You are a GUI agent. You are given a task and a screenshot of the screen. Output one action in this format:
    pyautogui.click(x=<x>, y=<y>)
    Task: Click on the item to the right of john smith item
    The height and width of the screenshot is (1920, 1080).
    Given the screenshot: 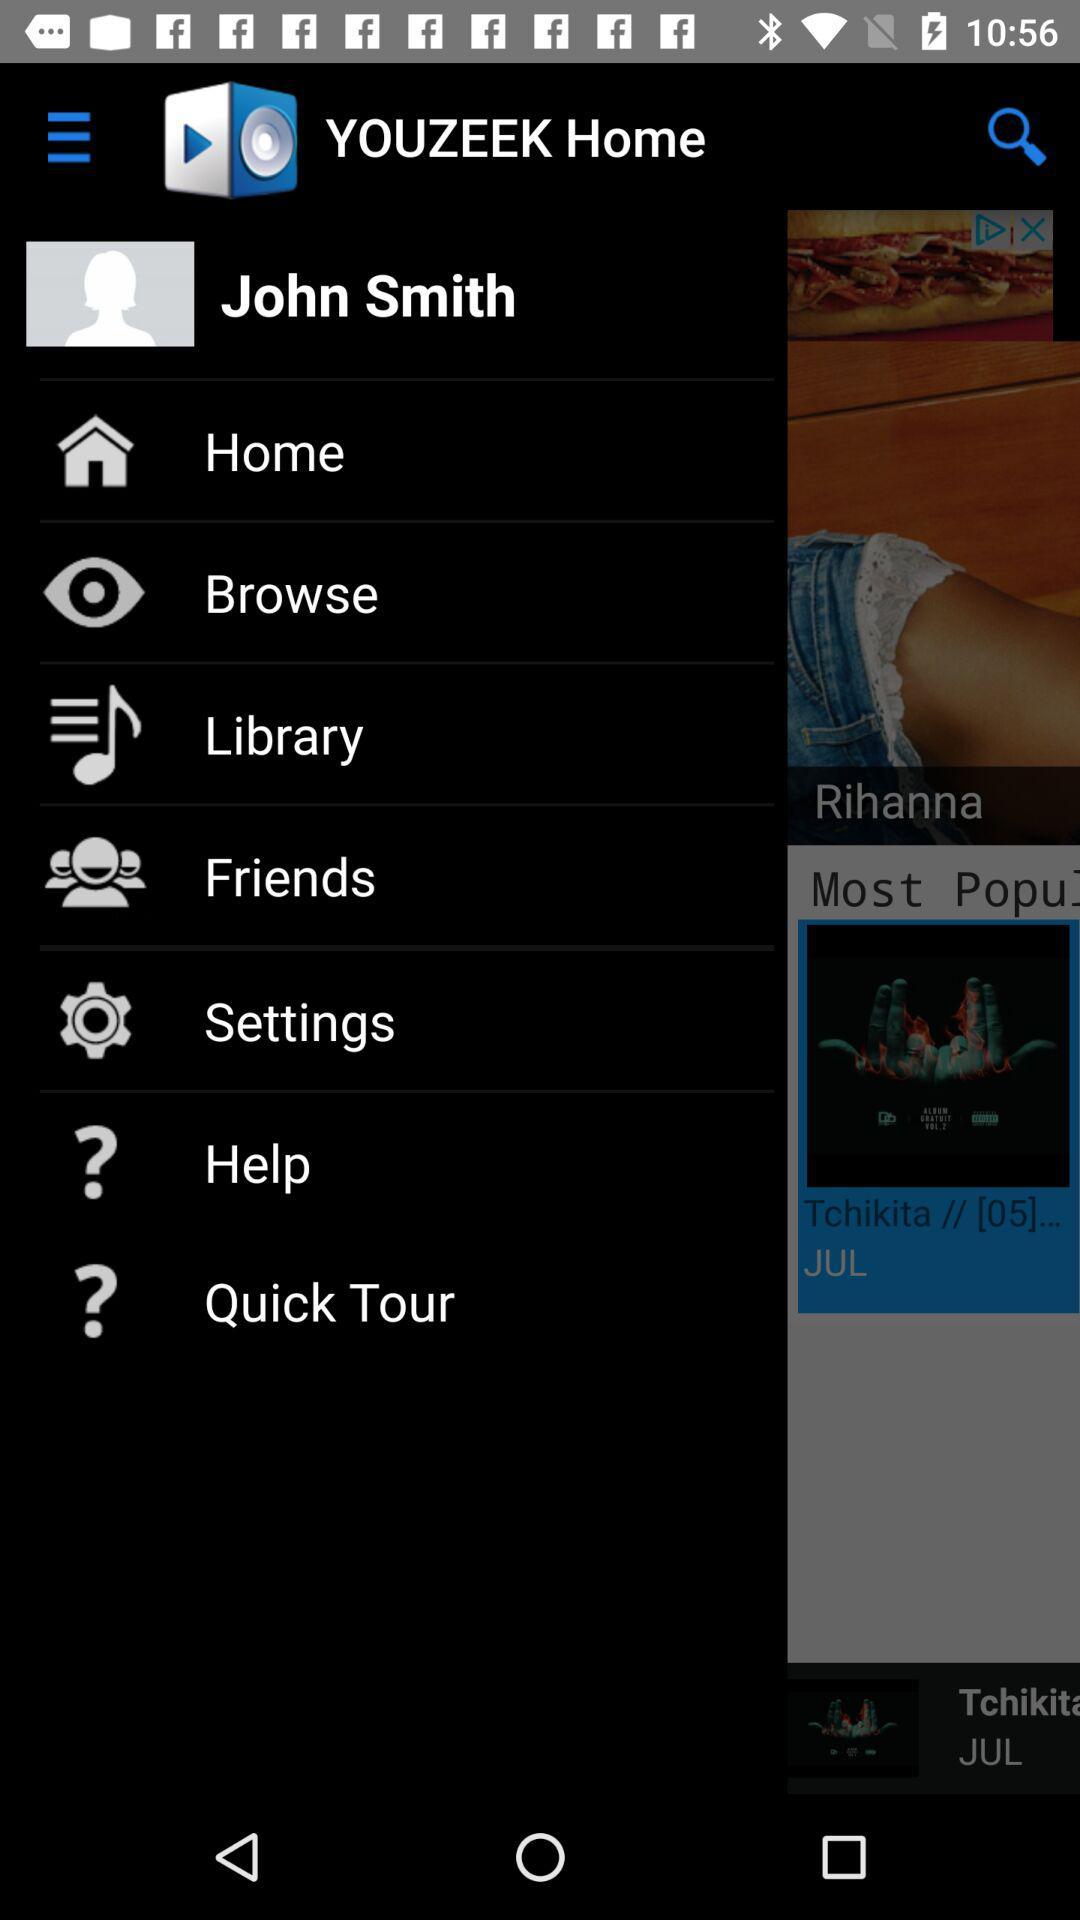 What is the action you would take?
    pyautogui.click(x=1017, y=135)
    